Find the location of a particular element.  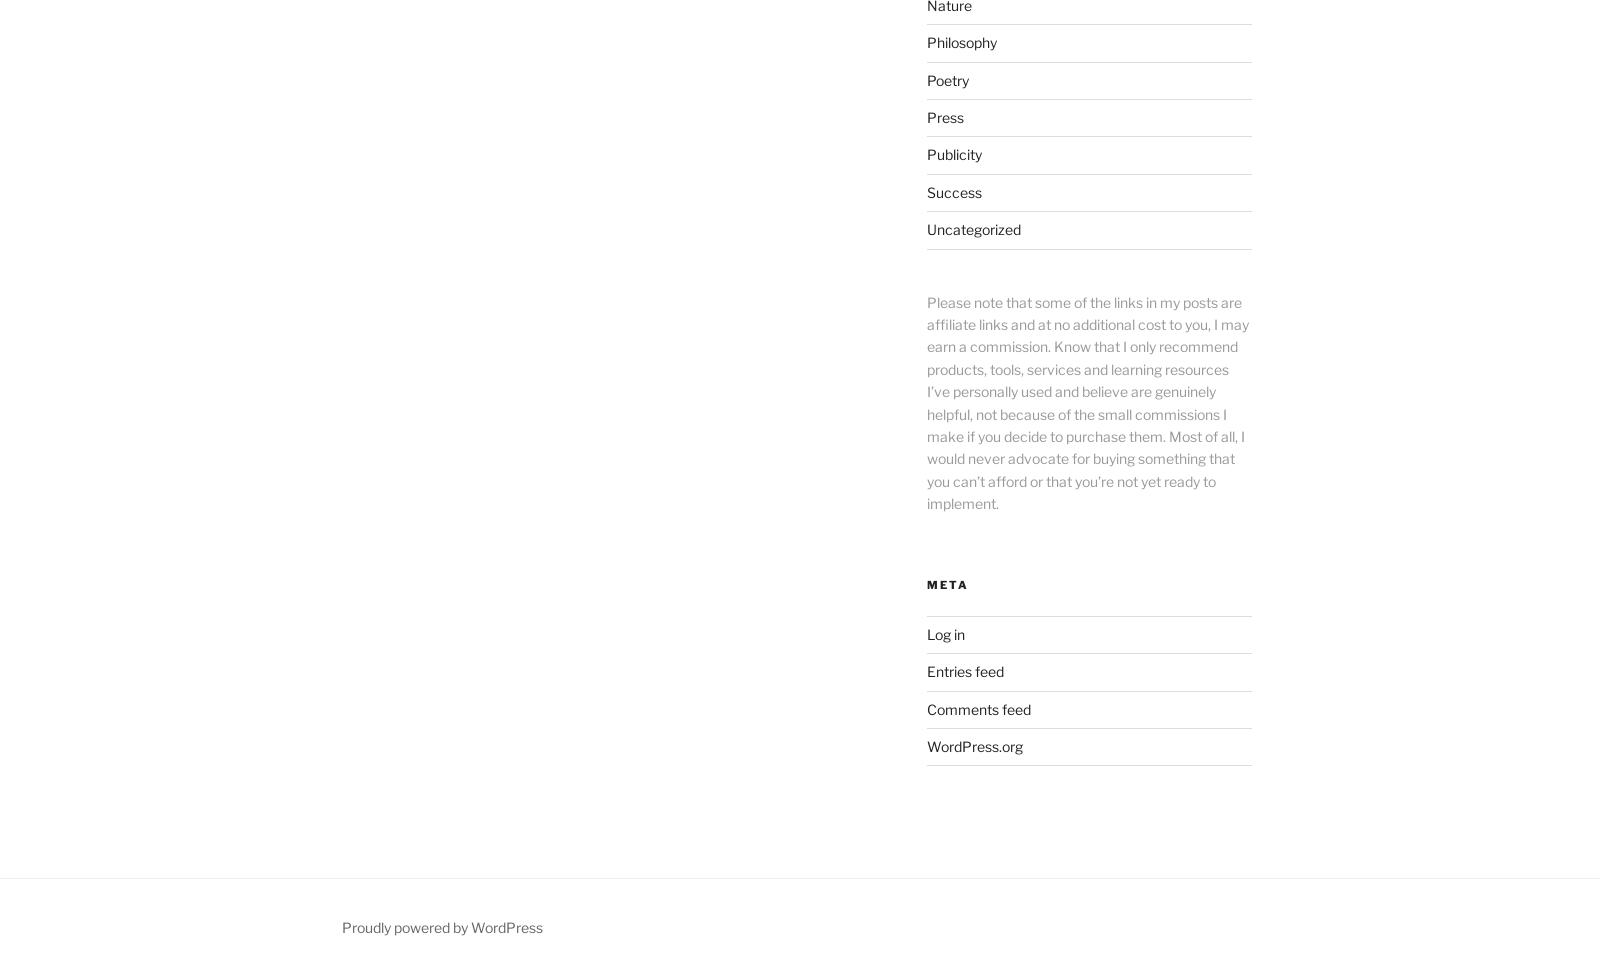

'Press' is located at coordinates (943, 116).